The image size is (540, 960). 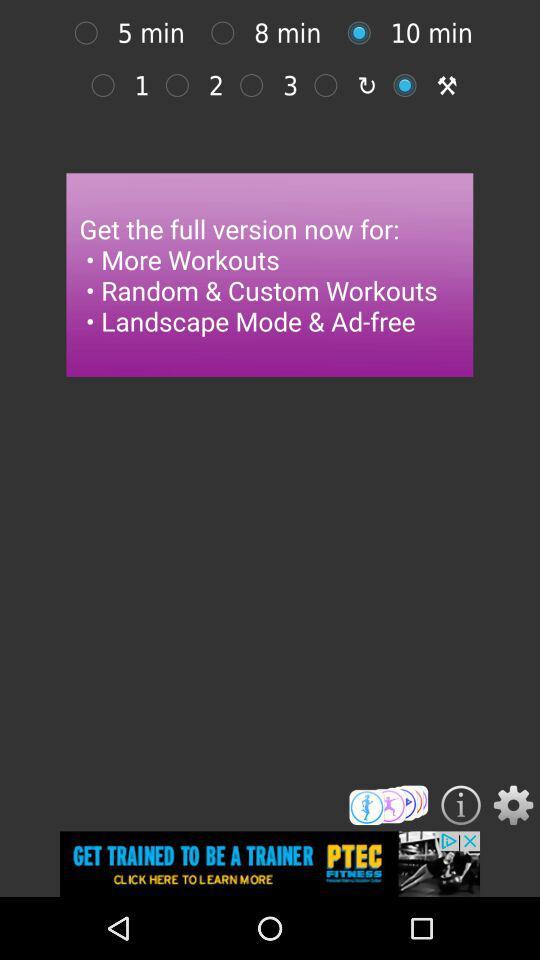 What do you see at coordinates (513, 805) in the screenshot?
I see `open option menu` at bounding box center [513, 805].